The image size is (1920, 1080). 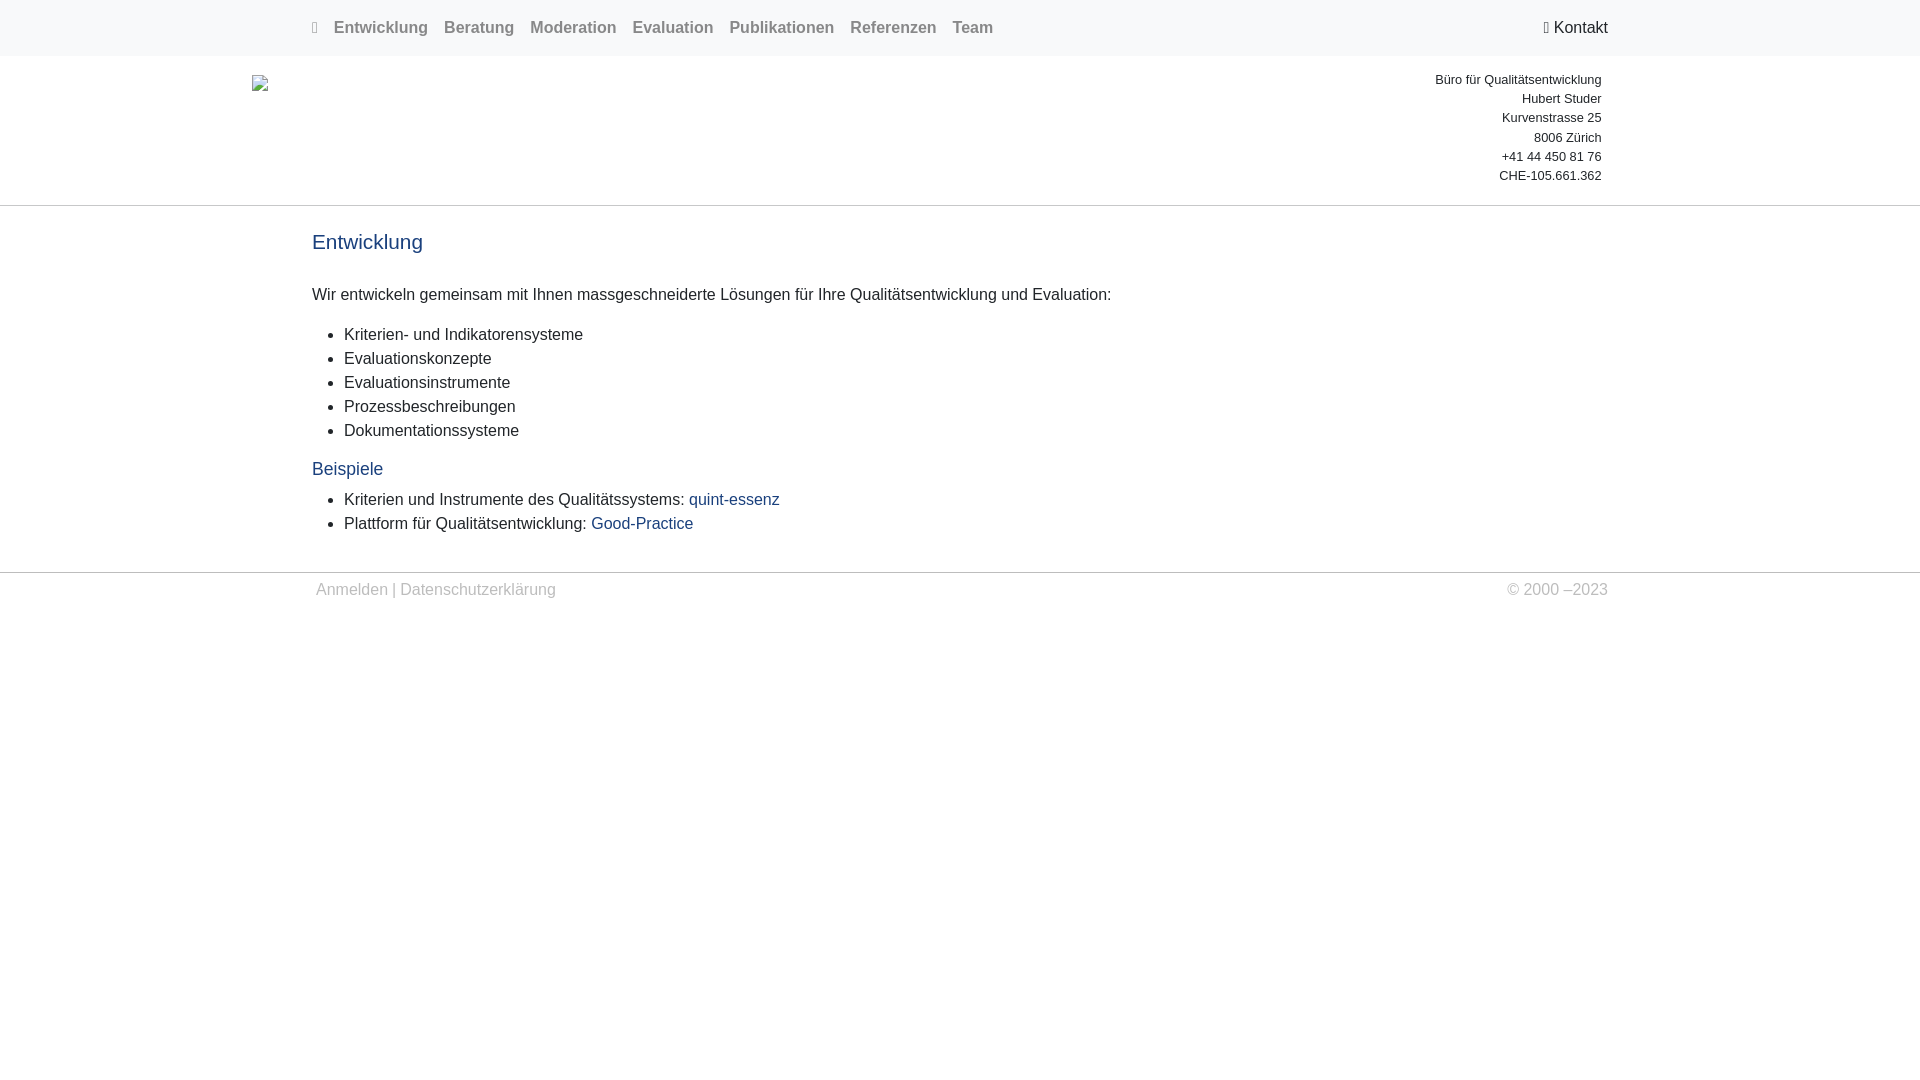 I want to click on 'quint-essenz', so click(x=689, y=498).